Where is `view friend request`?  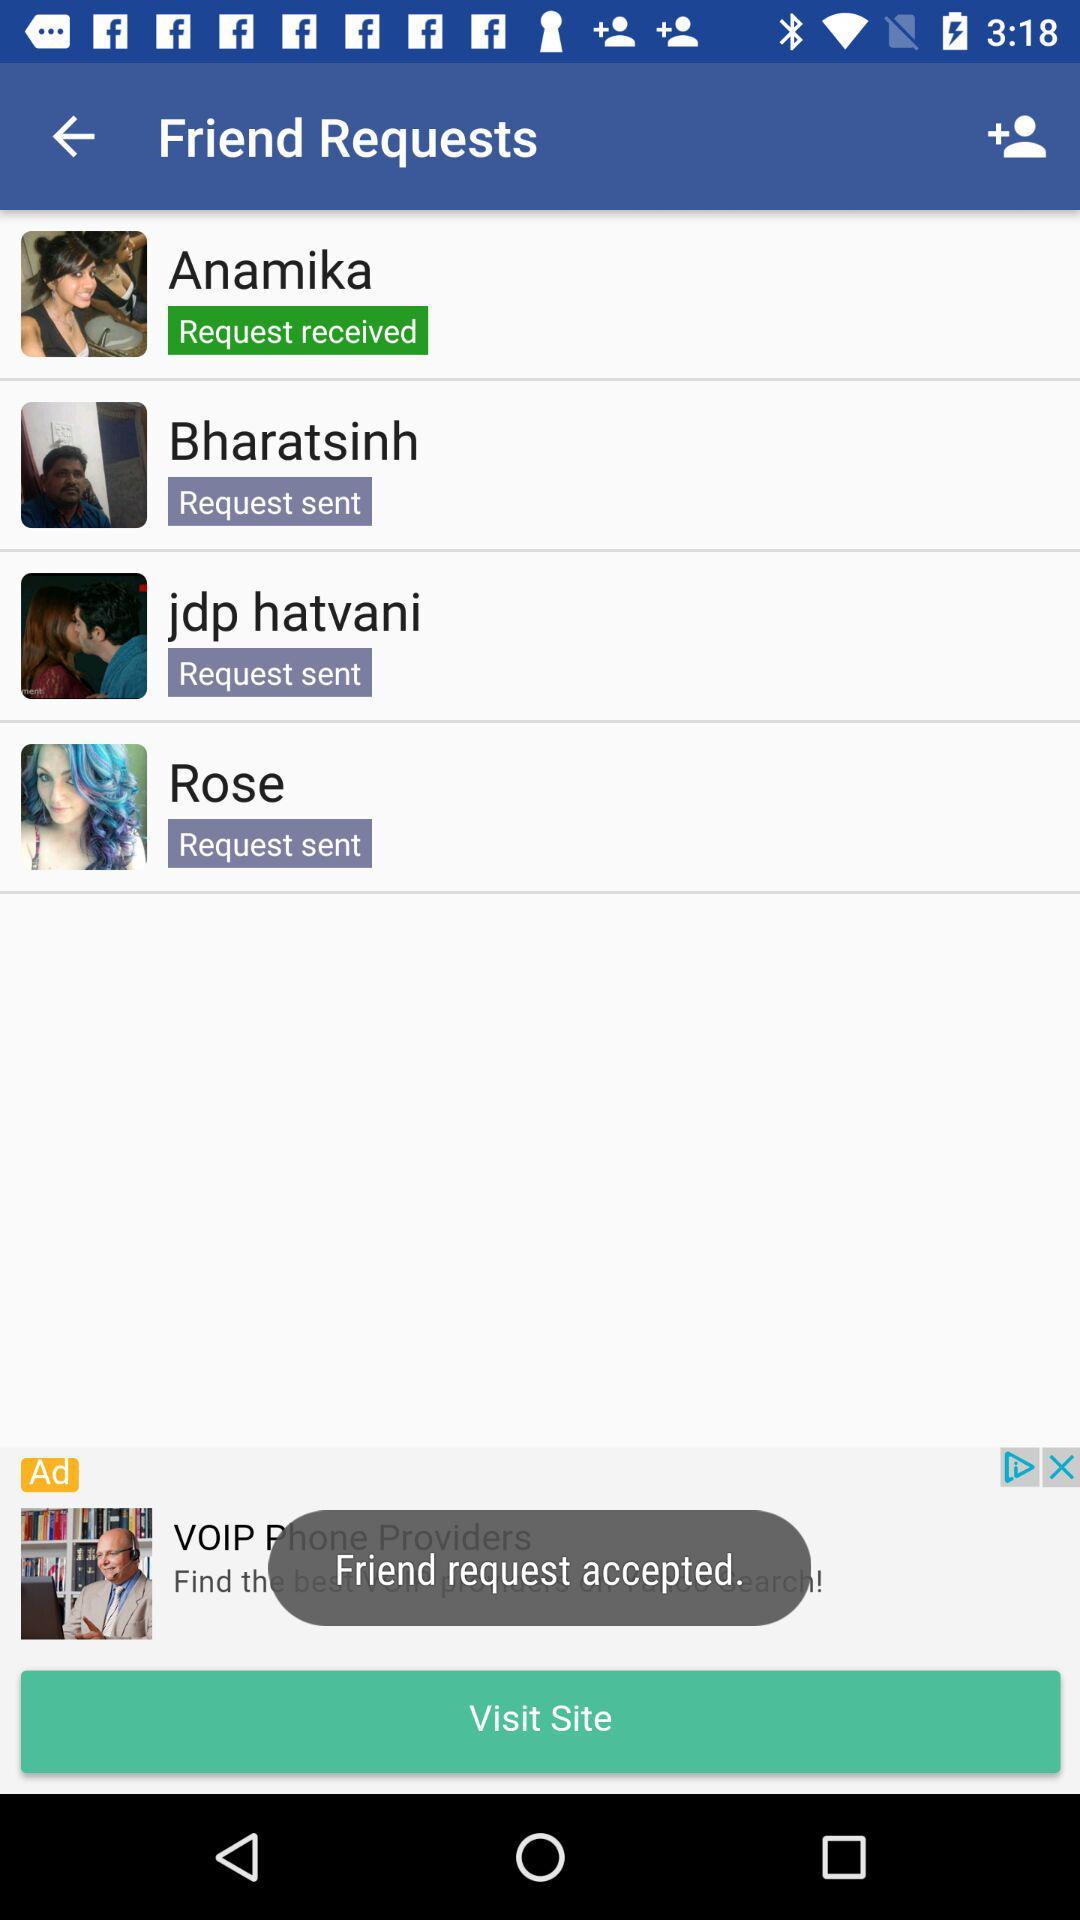
view friend request is located at coordinates (83, 292).